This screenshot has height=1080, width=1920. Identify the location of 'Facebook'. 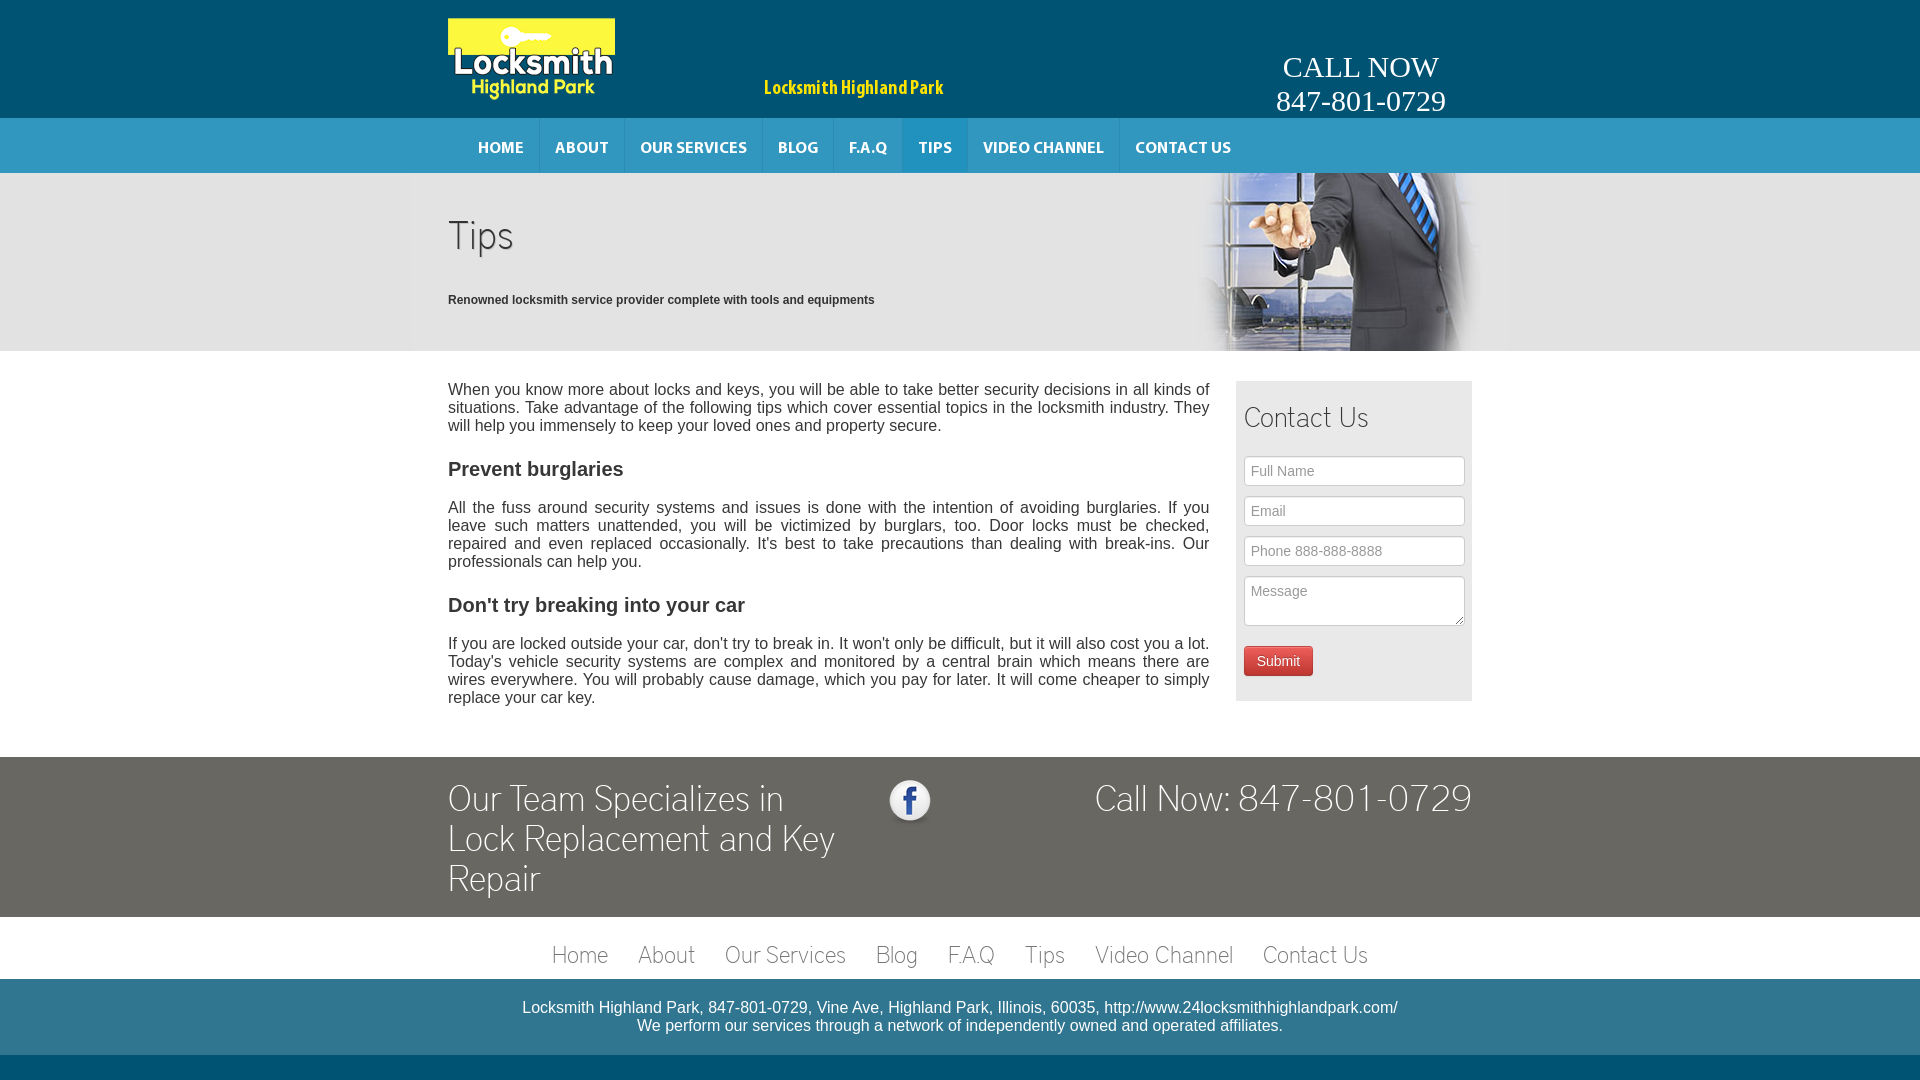
(909, 801).